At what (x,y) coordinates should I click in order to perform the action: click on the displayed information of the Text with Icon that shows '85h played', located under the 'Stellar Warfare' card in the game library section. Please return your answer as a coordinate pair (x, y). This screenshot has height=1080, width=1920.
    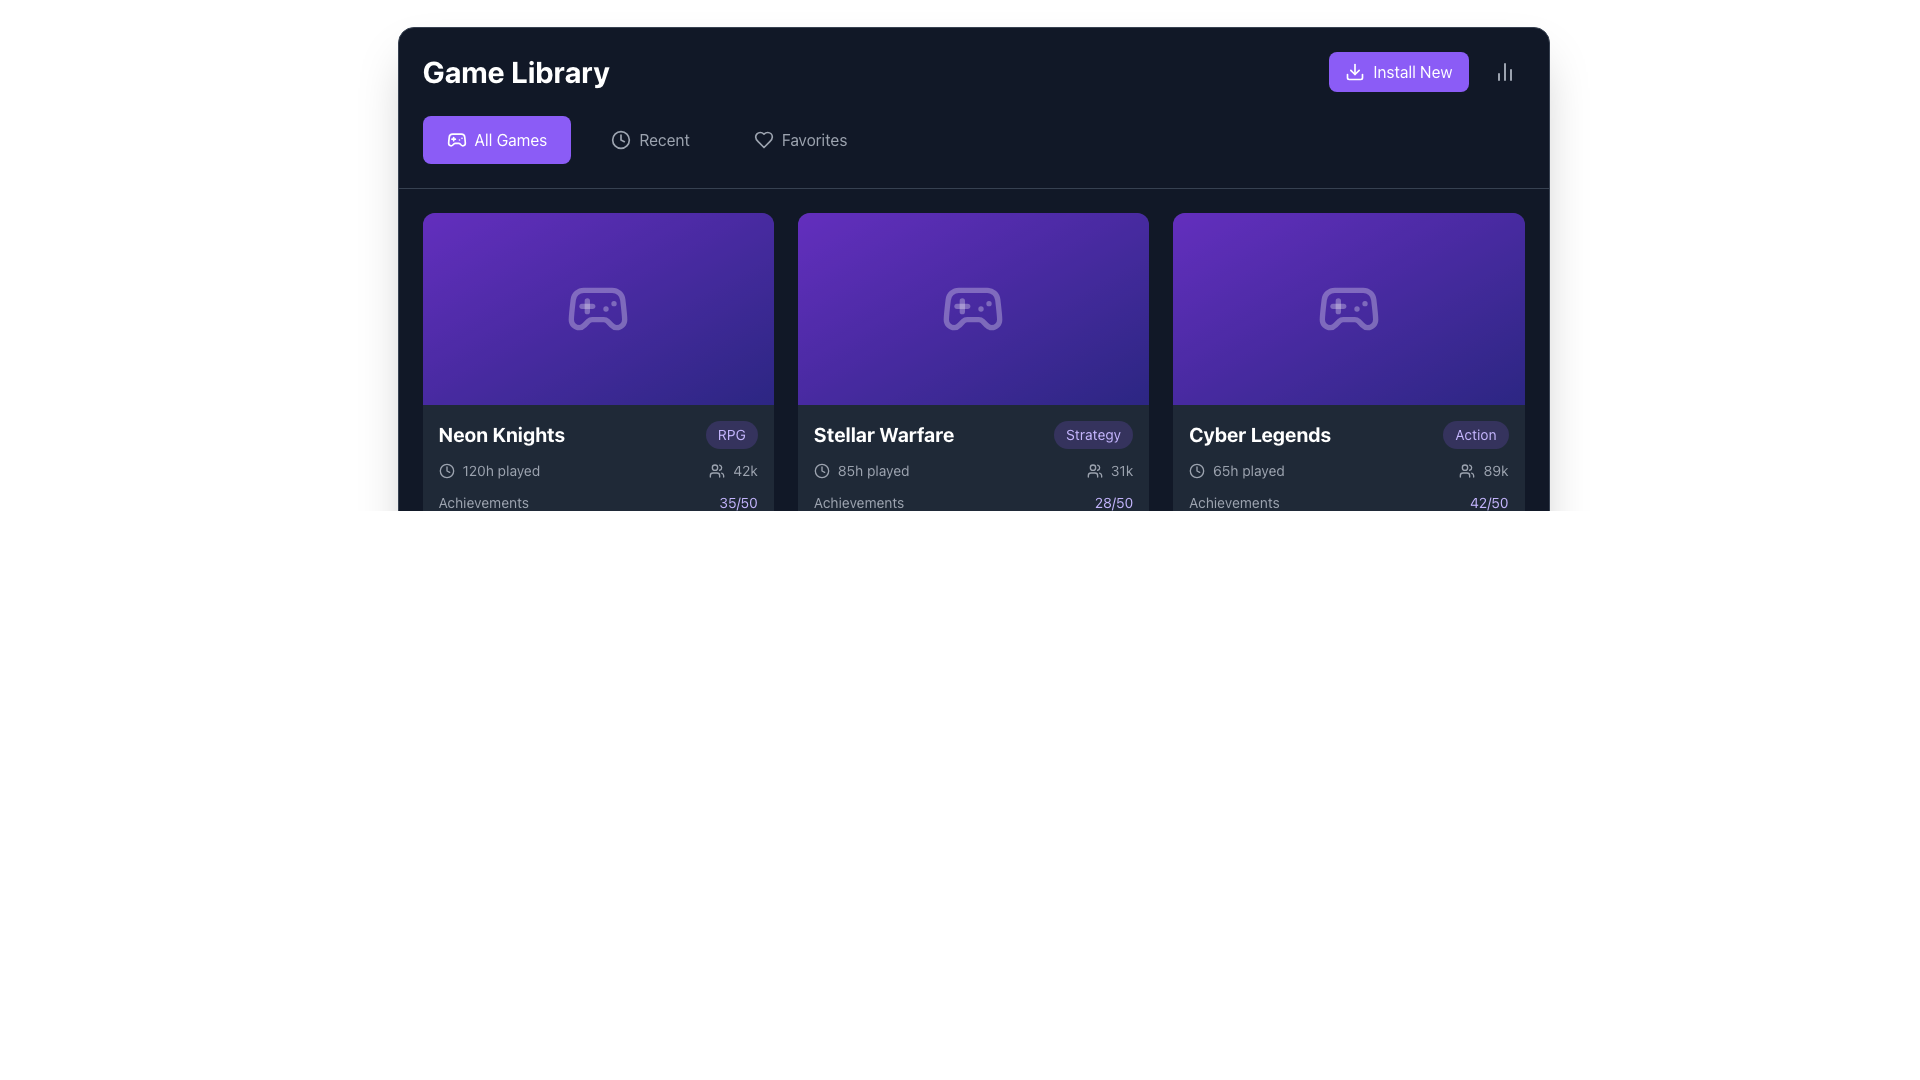
    Looking at the image, I should click on (861, 470).